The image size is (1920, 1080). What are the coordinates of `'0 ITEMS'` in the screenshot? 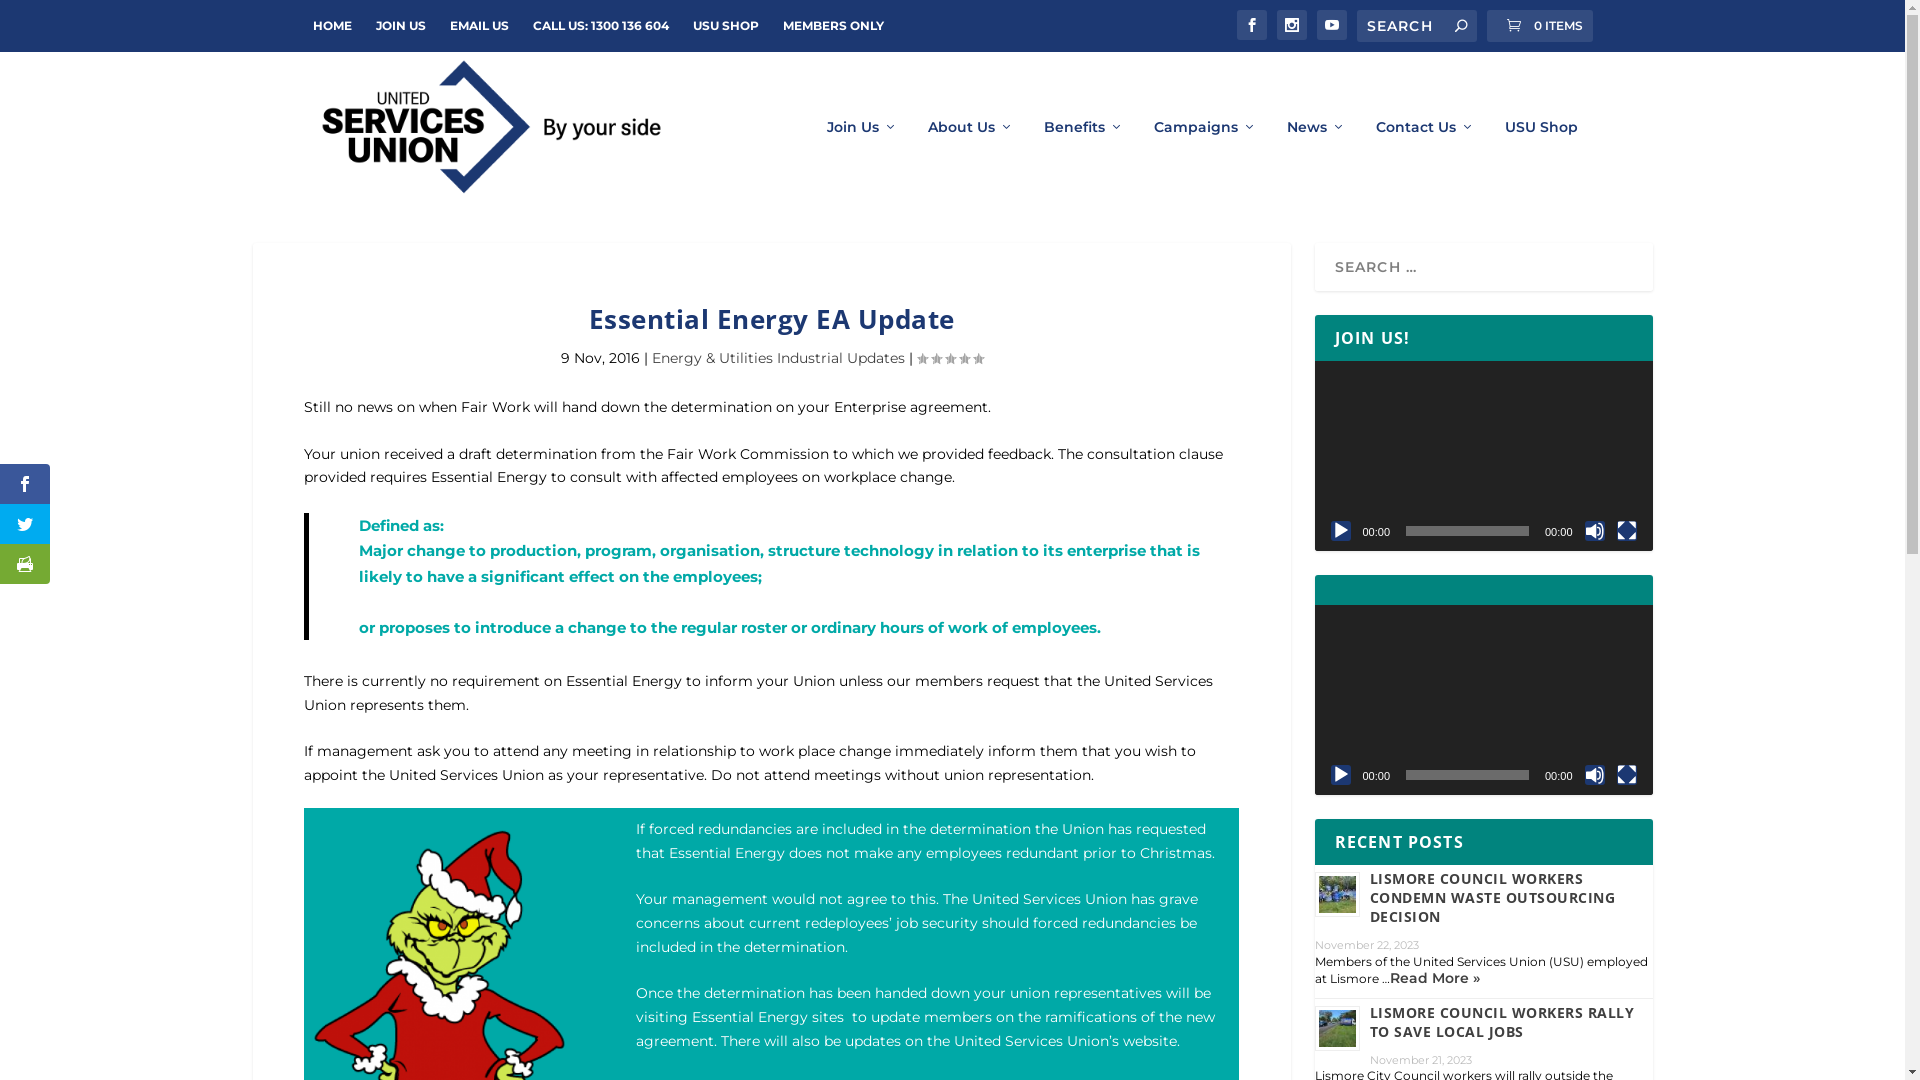 It's located at (1486, 26).